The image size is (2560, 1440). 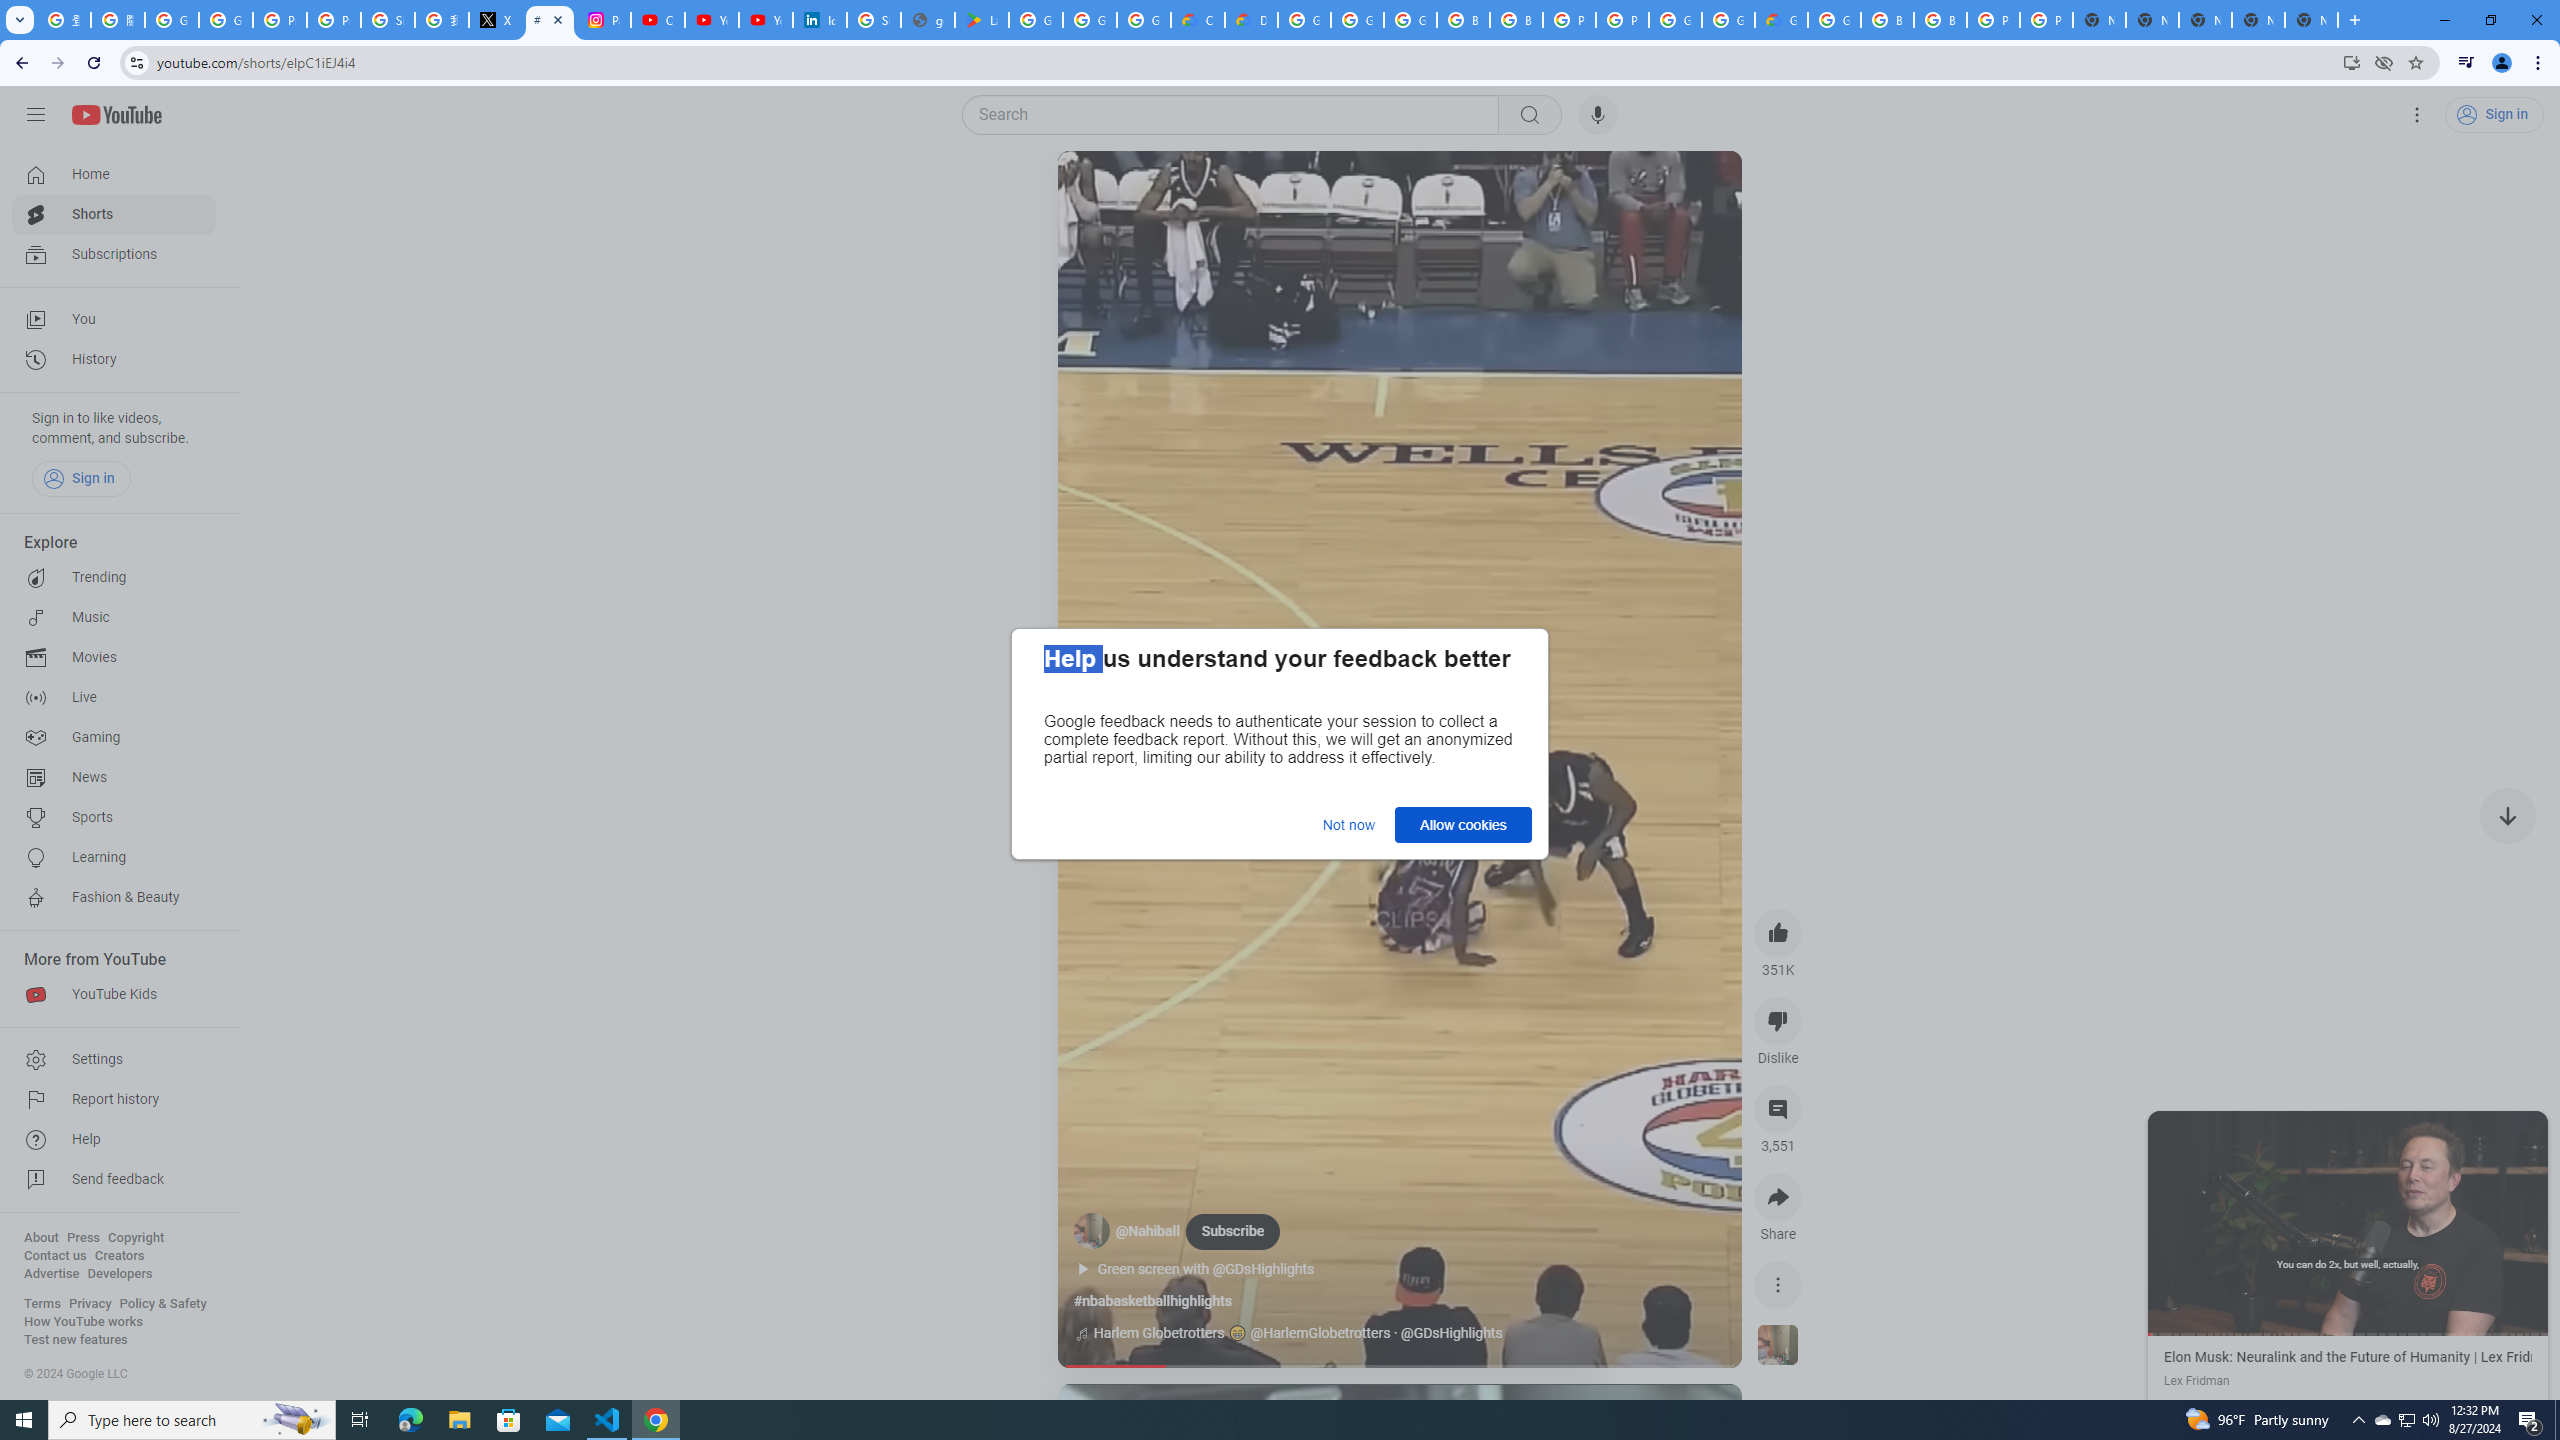 I want to click on 'Shorts', so click(x=113, y=214).